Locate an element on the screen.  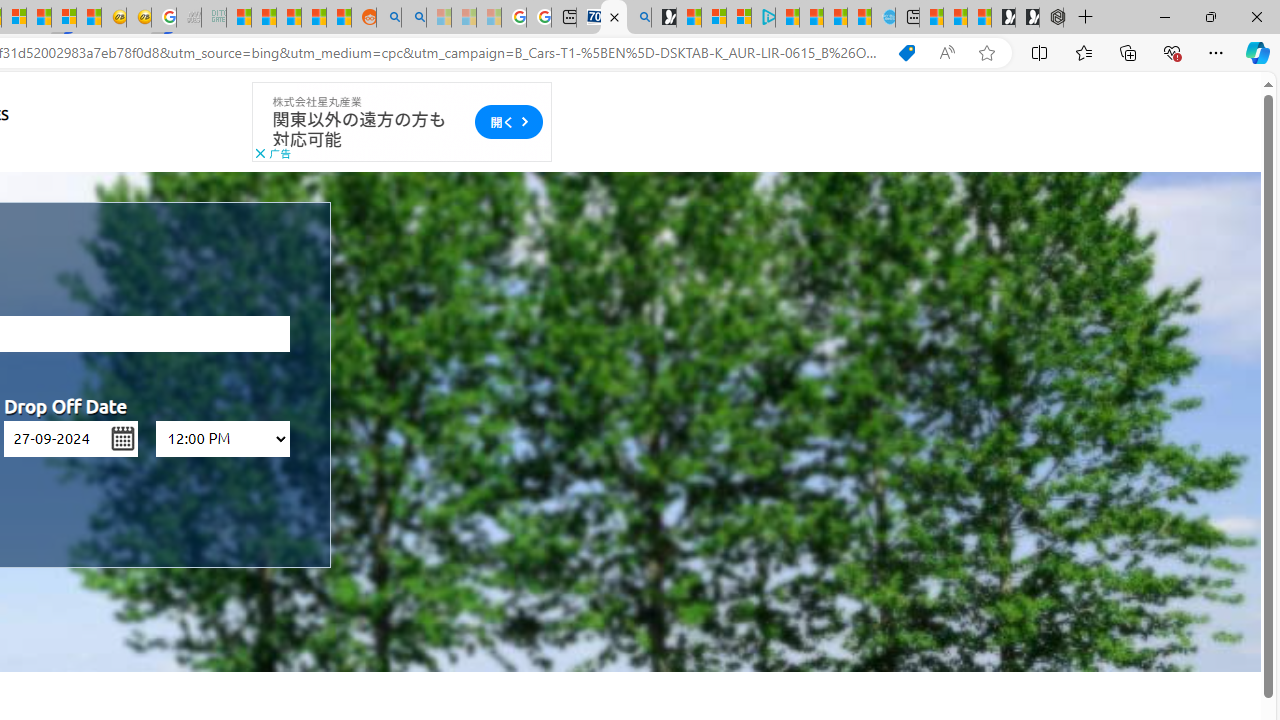
'Nordace - Nordace Siena Is Not An Ordinary Backpack' is located at coordinates (1050, 17).